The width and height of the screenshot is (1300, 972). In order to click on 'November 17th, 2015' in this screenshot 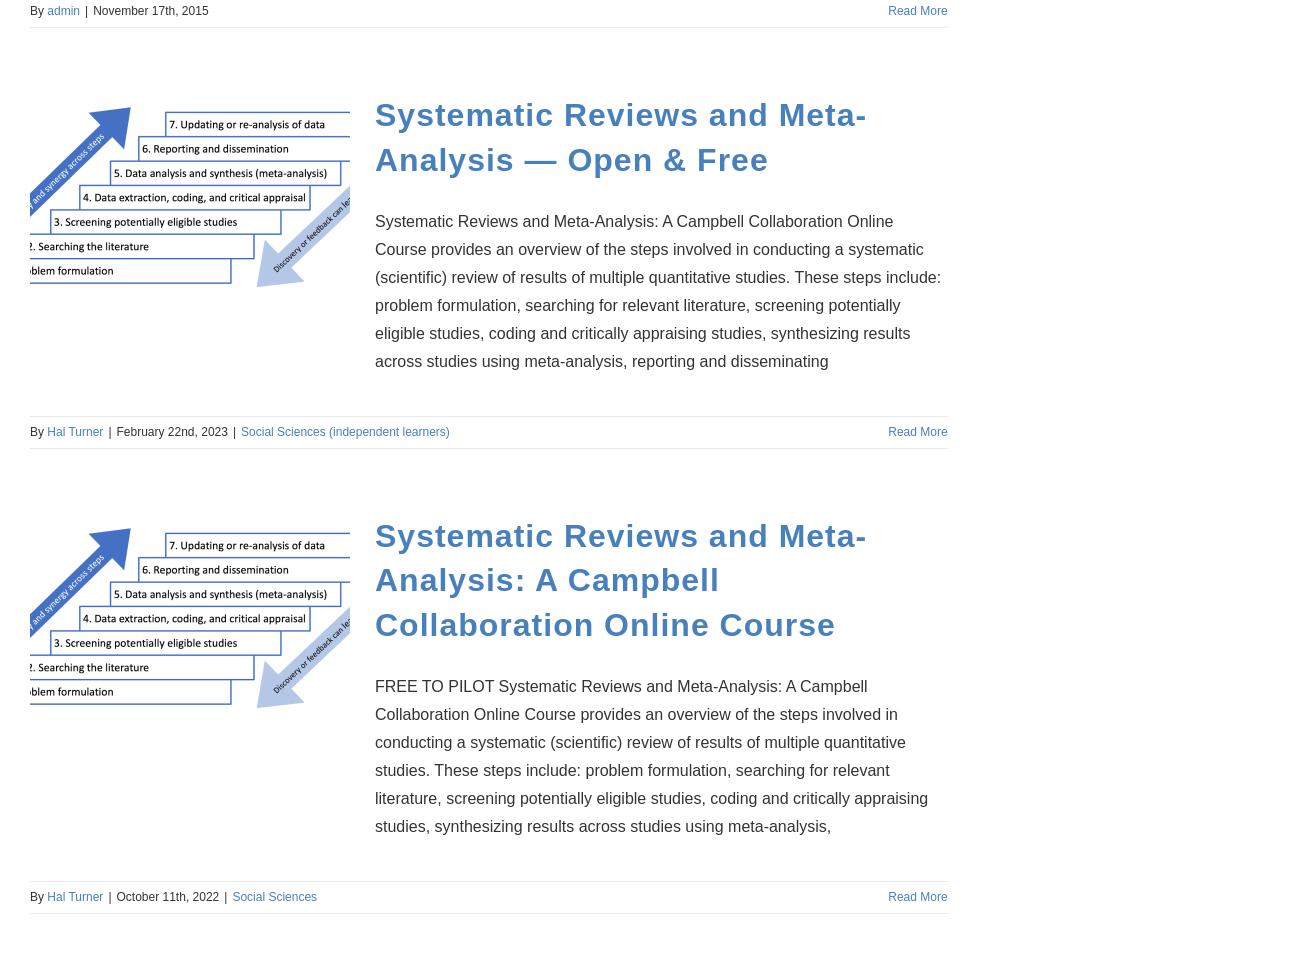, I will do `click(149, 10)`.